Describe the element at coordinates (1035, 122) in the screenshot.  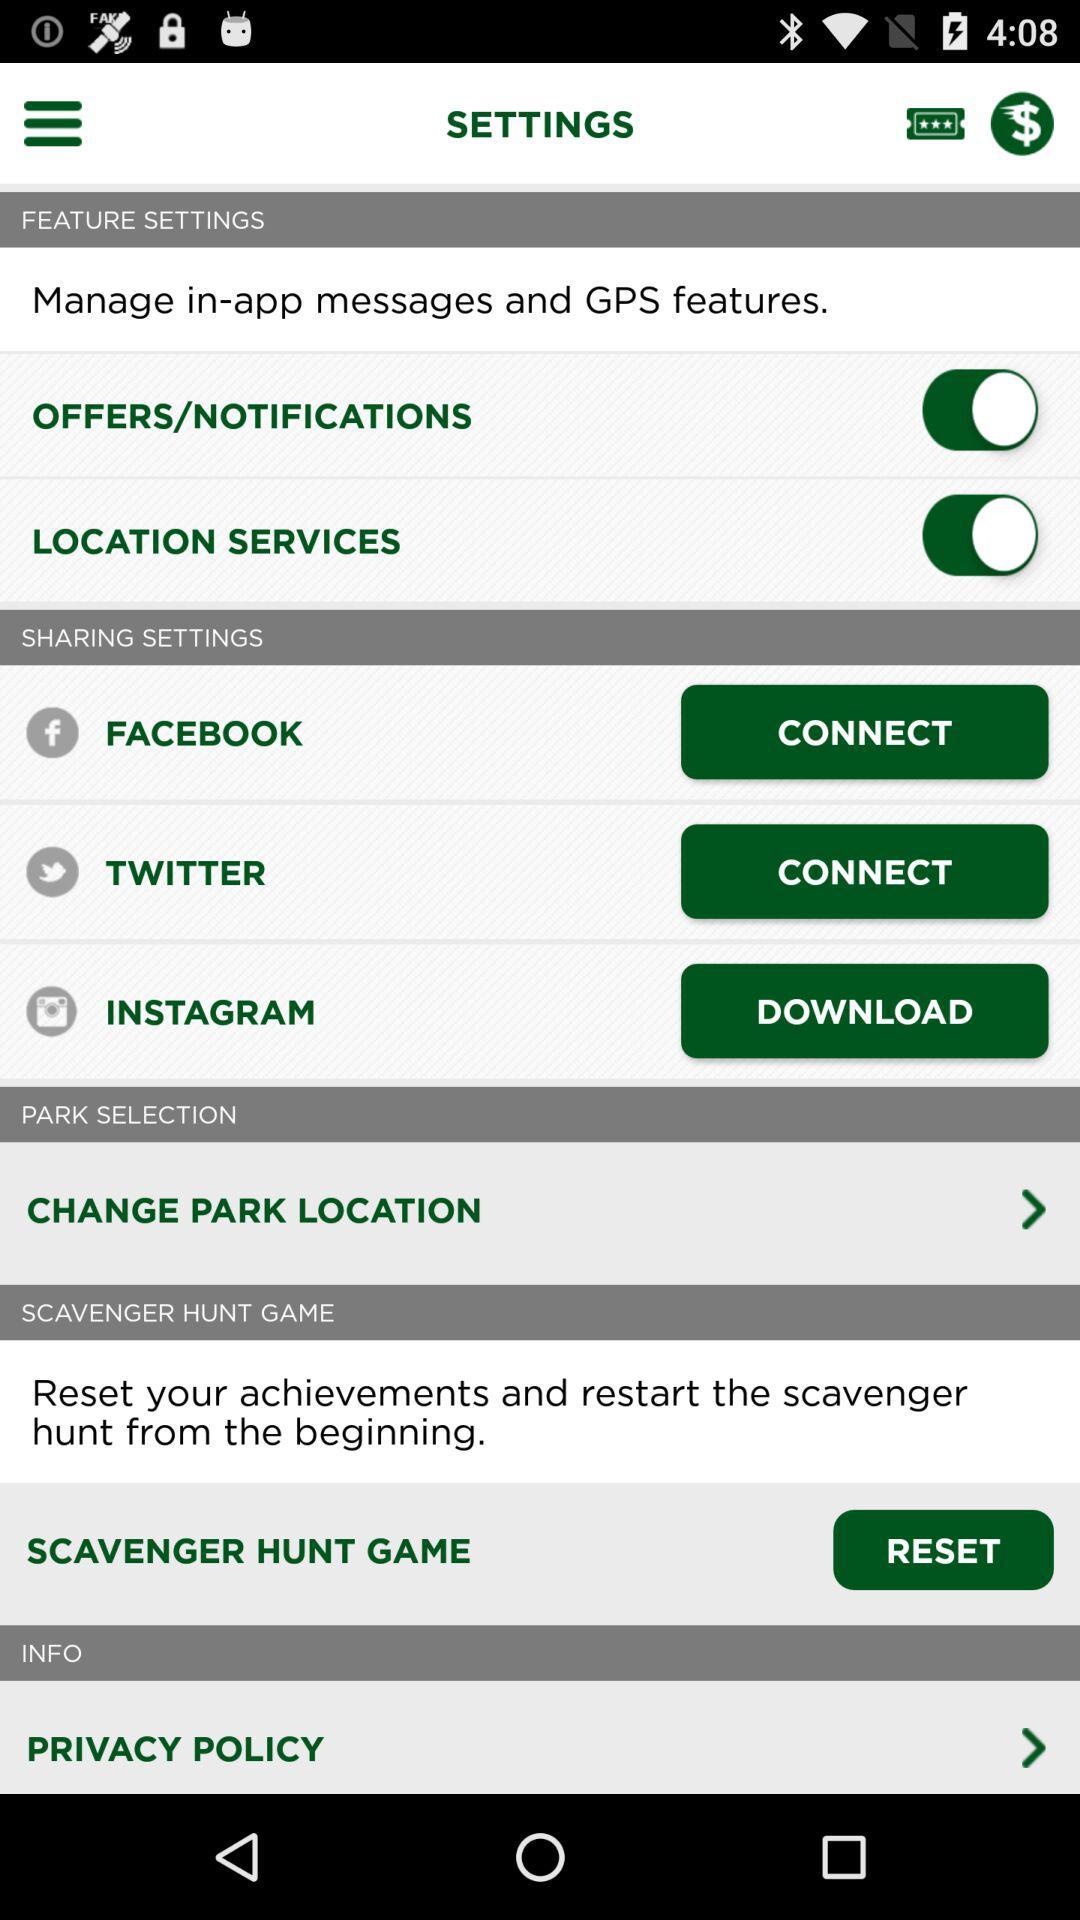
I see `money to app` at that location.